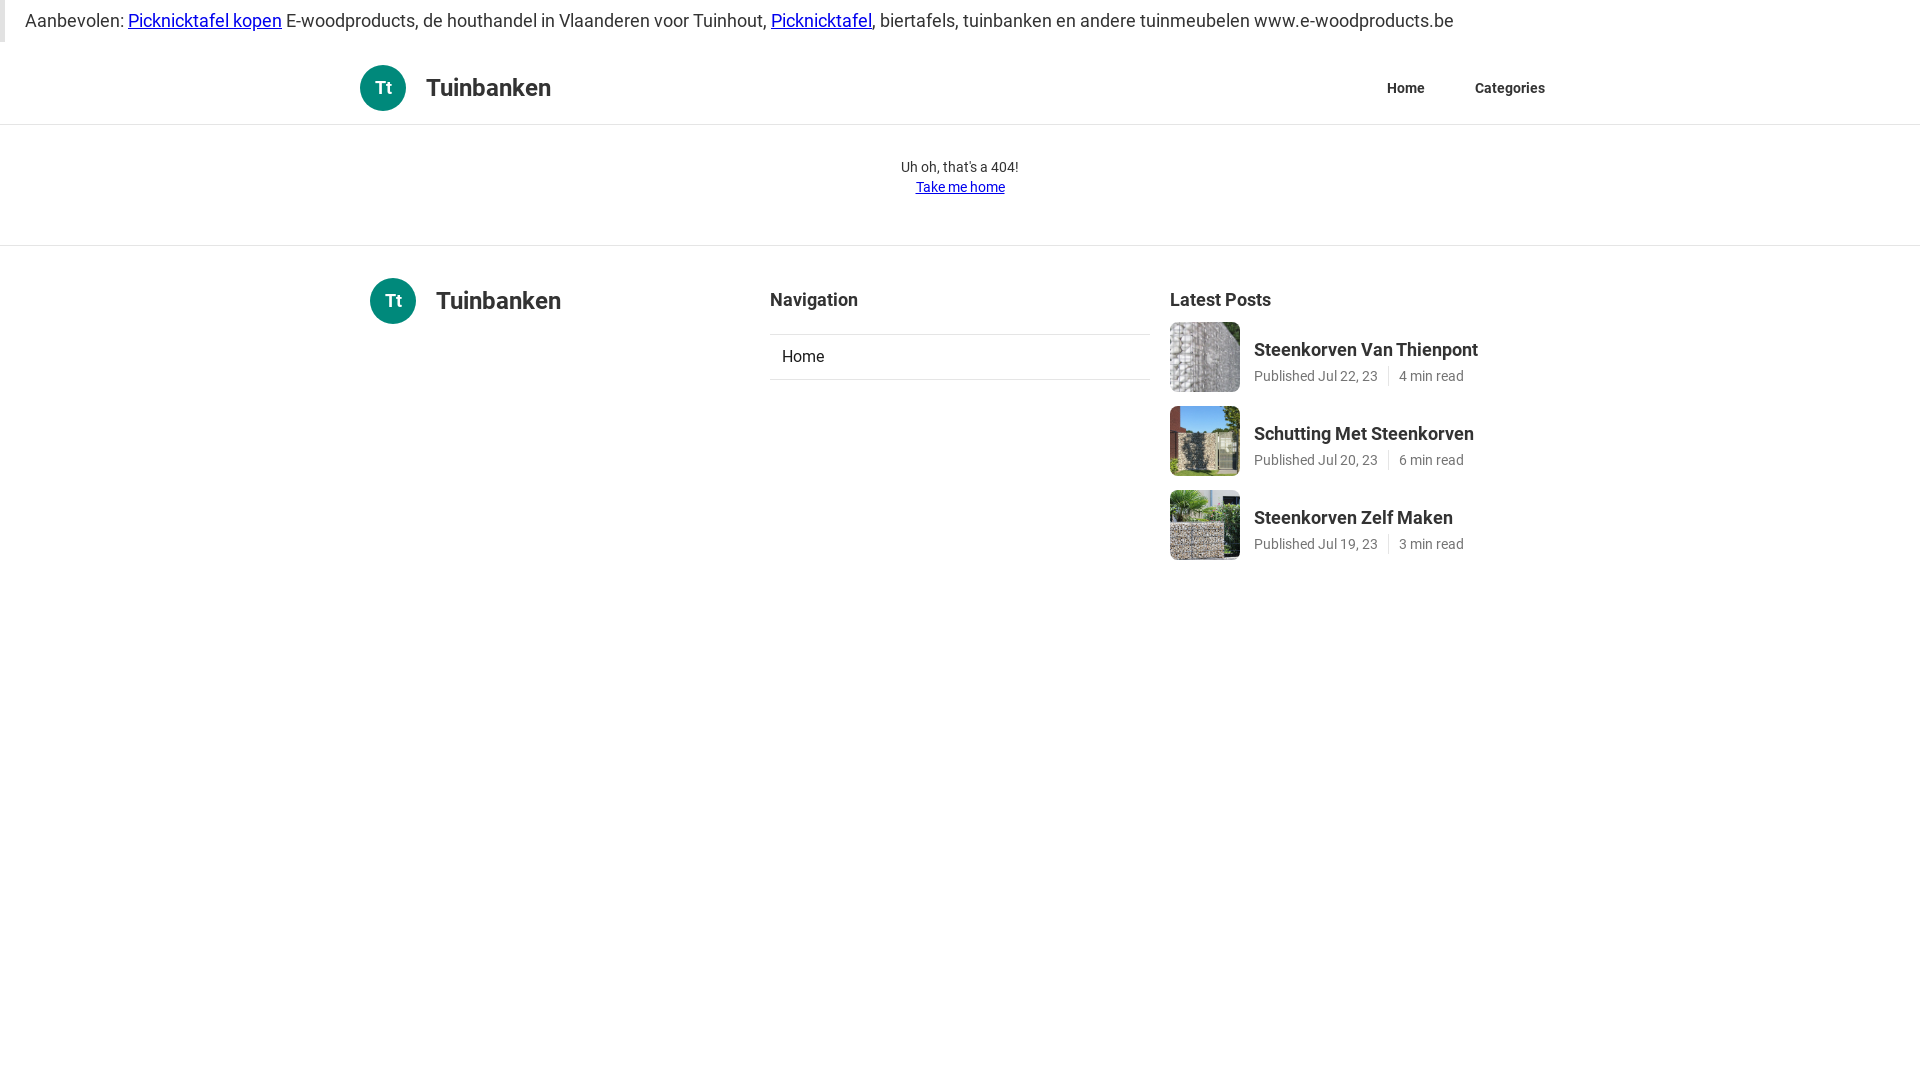 Image resolution: width=1920 pixels, height=1080 pixels. Describe the element at coordinates (1400, 349) in the screenshot. I see `'Steenkorven Van Thienpont'` at that location.